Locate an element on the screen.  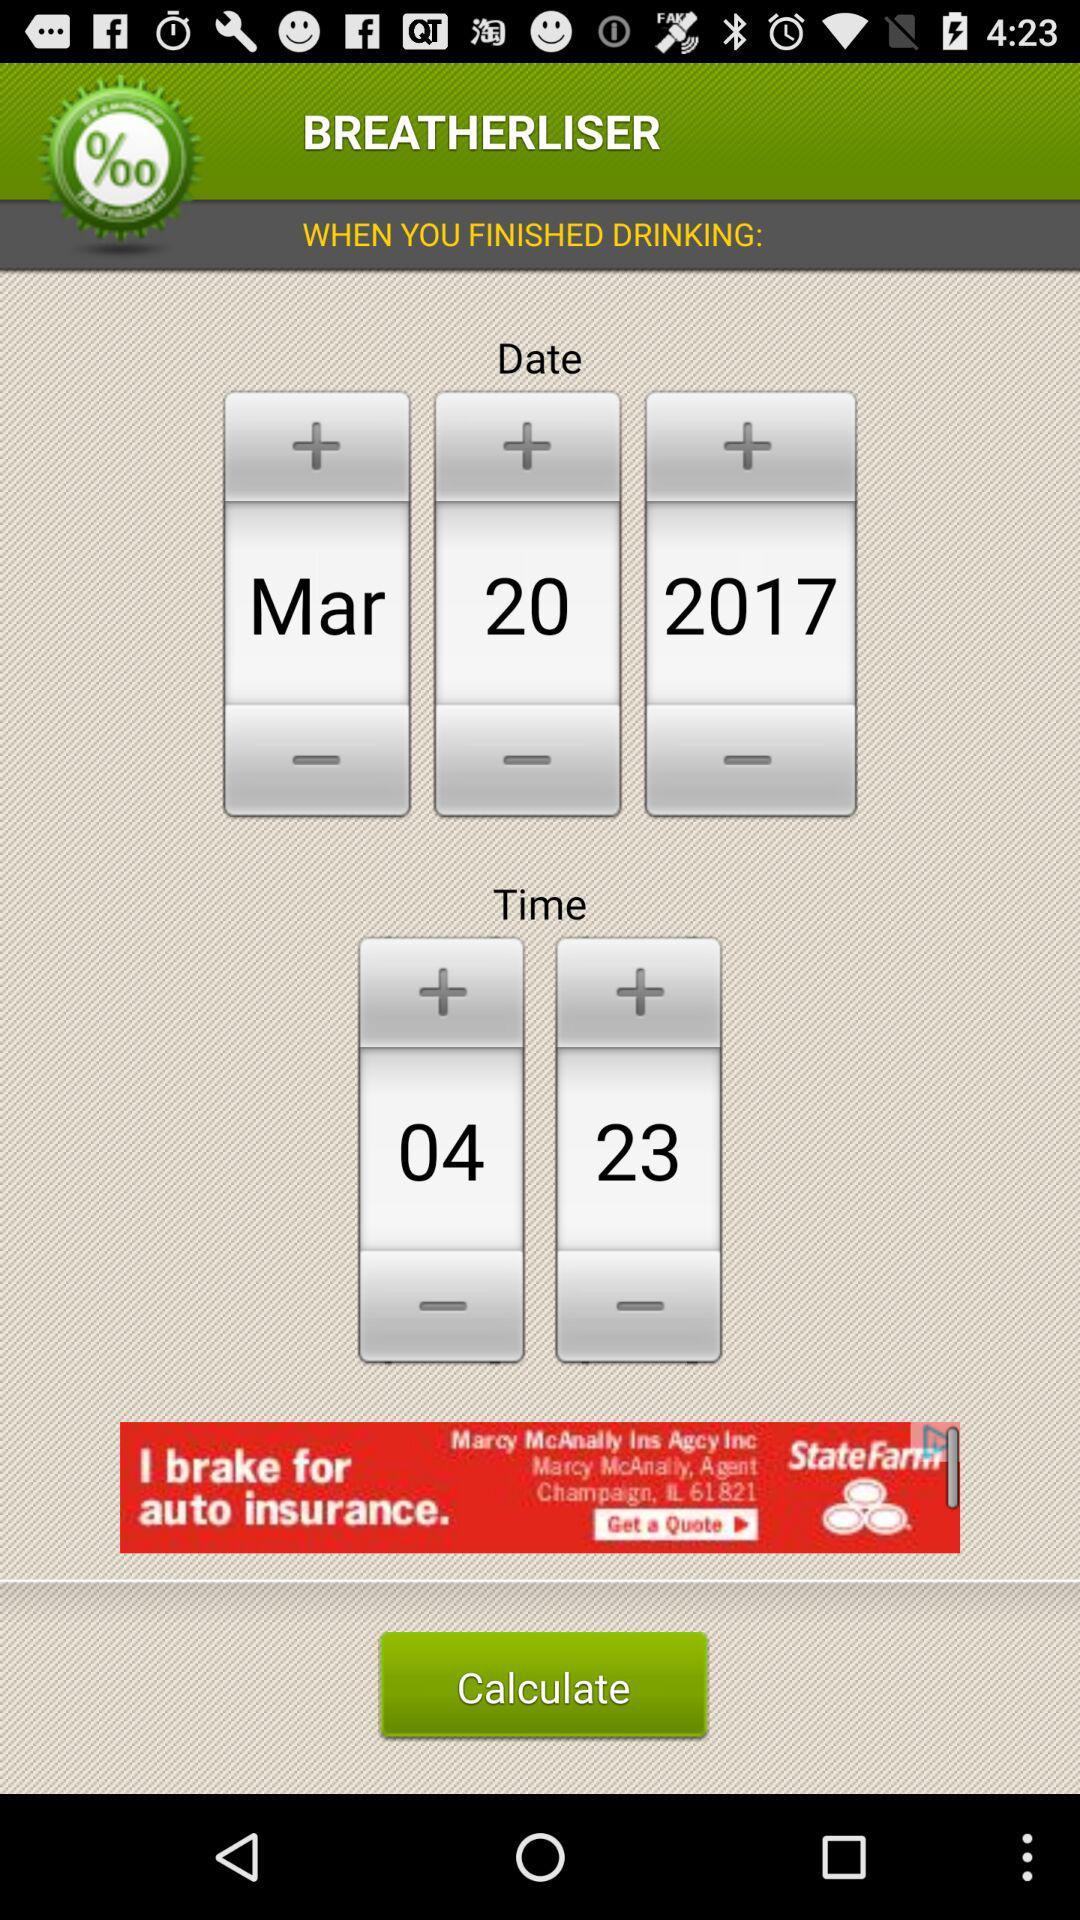
improper tagging is located at coordinates (540, 1501).